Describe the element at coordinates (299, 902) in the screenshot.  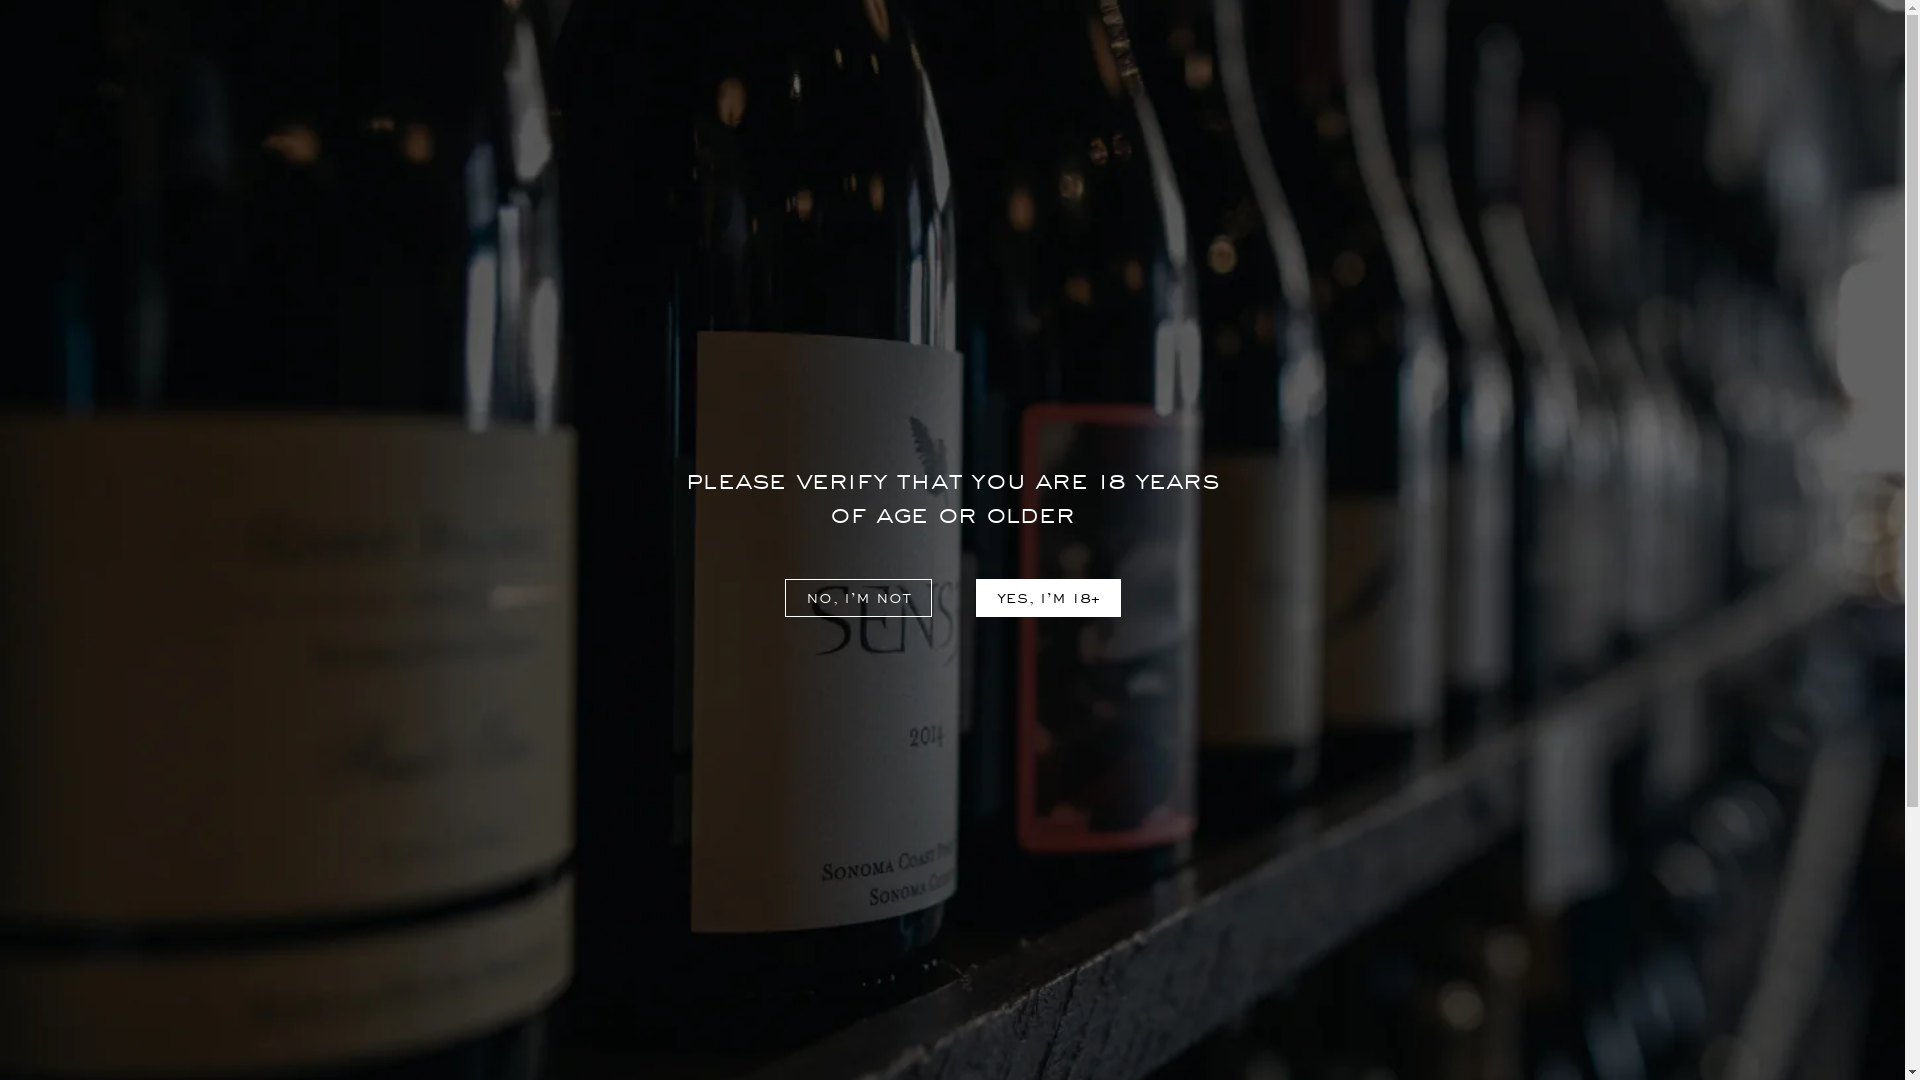
I see `'Privacy Policy'` at that location.